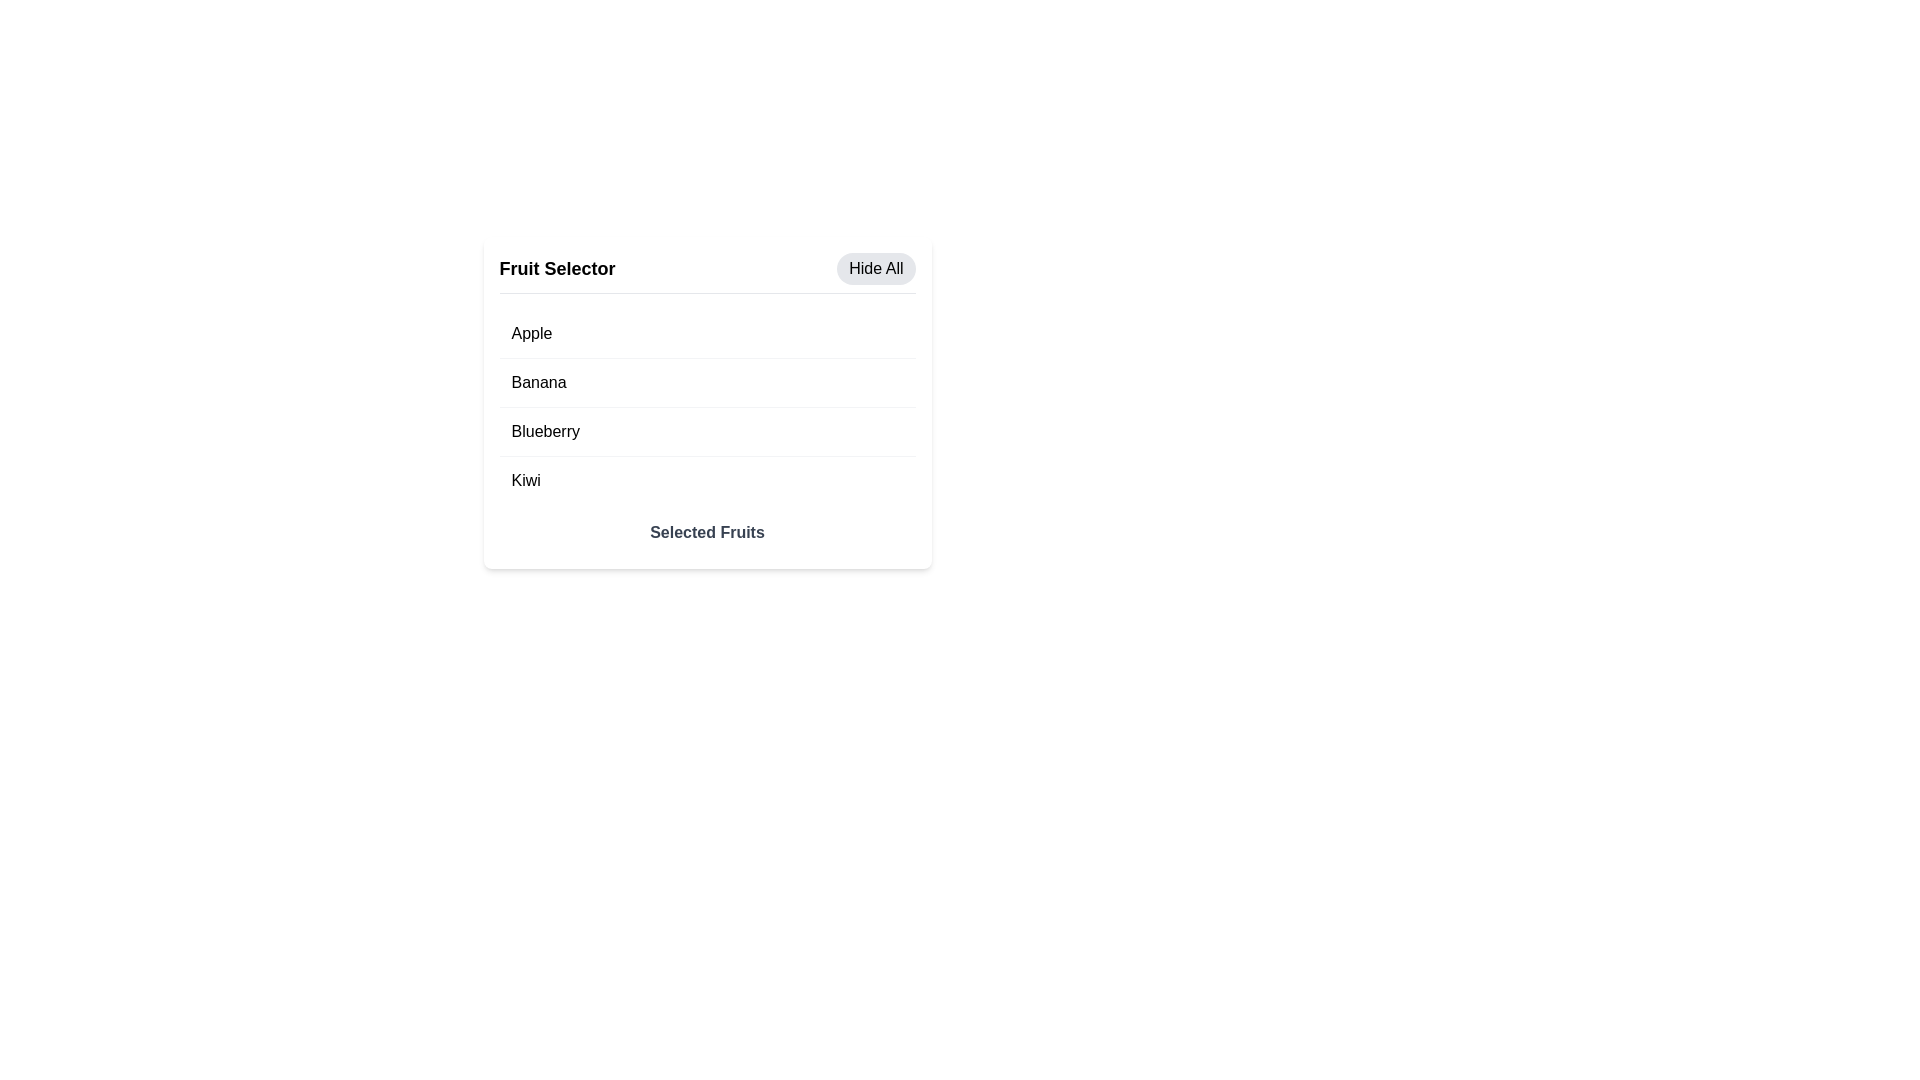  What do you see at coordinates (707, 406) in the screenshot?
I see `names of the fruit items listed in the vertical list within the 'Fruit Selector' section, which includes 'Apple', 'Banana', 'Blueberry', and 'Kiwi'` at bounding box center [707, 406].